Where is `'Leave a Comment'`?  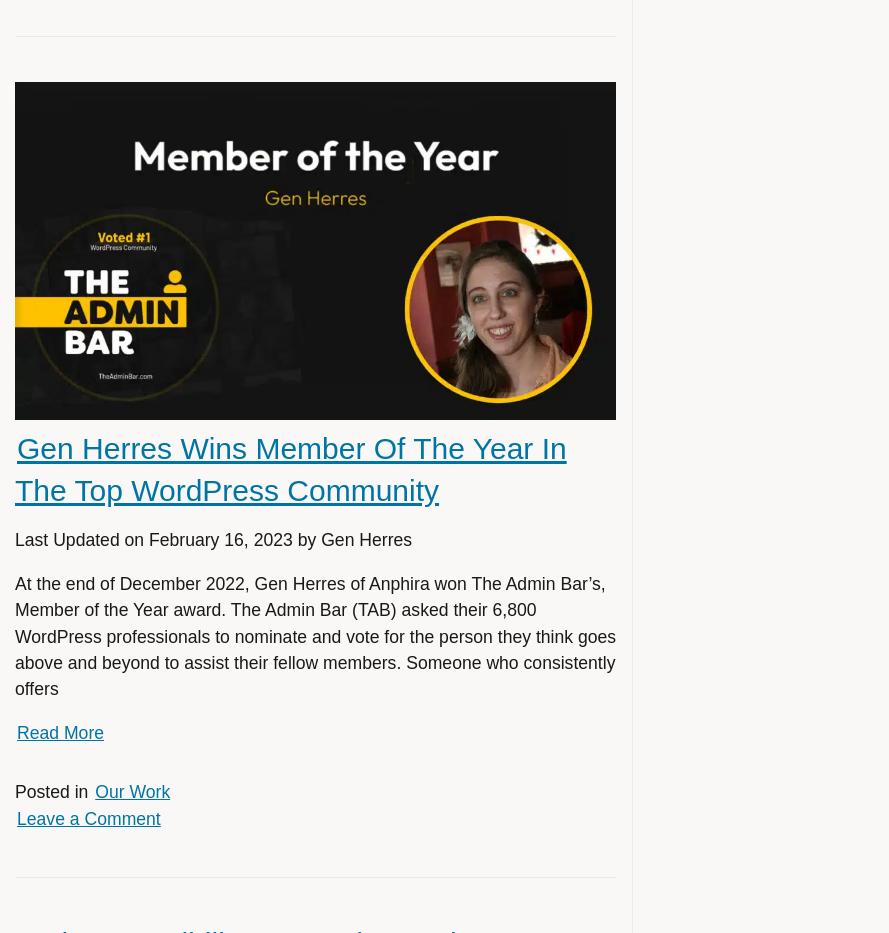 'Leave a Comment' is located at coordinates (16, 817).